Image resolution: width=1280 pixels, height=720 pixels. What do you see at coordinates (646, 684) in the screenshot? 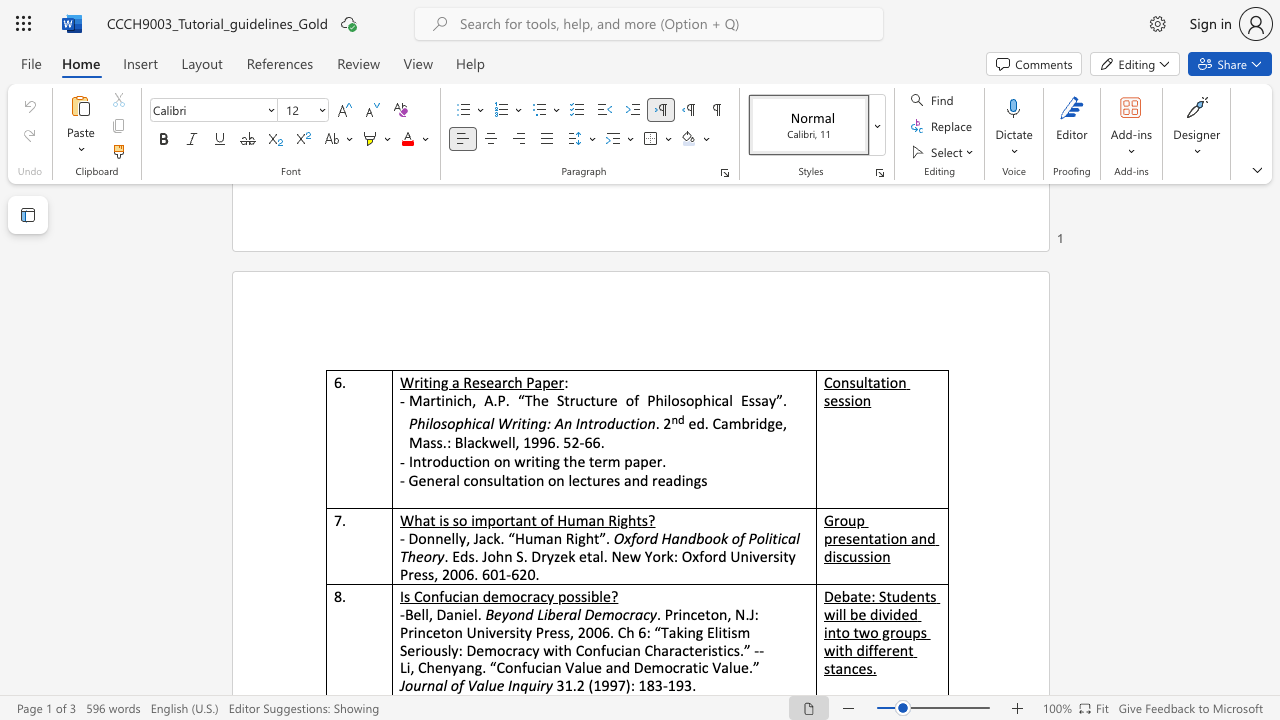
I see `the subset text "83-1" within the text "31.2 (1997): 183-193."` at bounding box center [646, 684].